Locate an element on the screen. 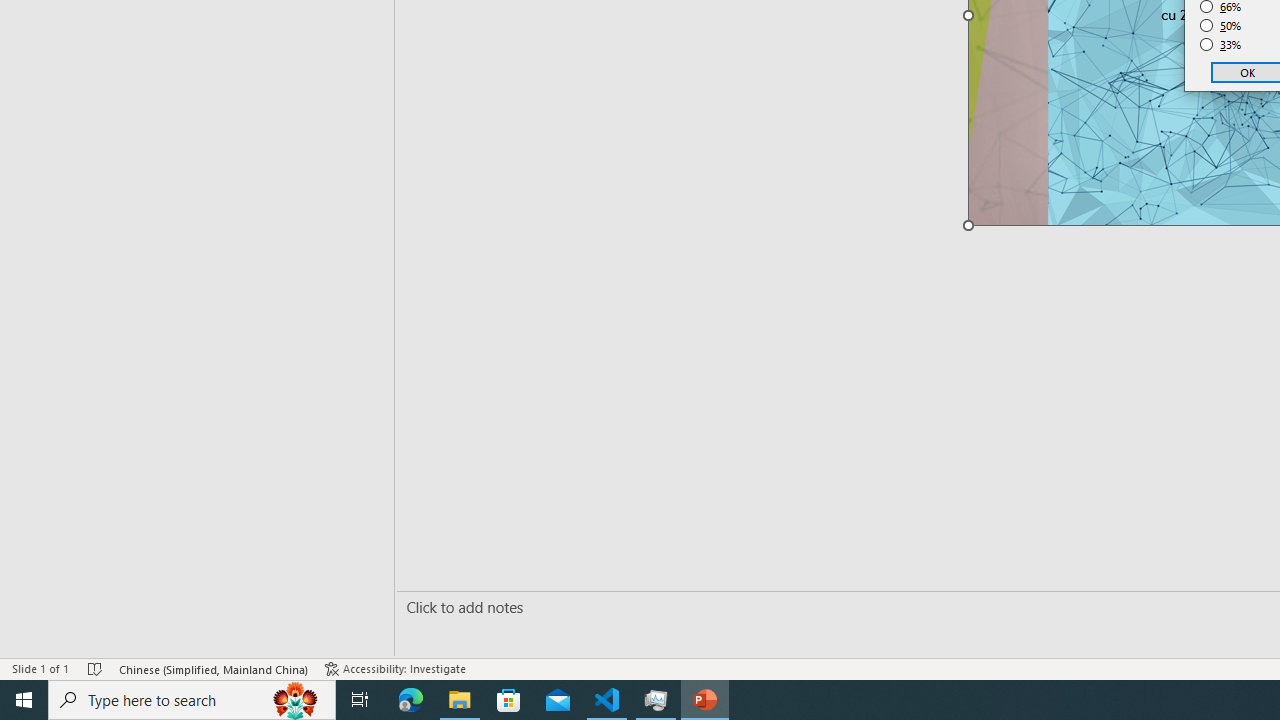 This screenshot has width=1280, height=720. 'Visual Studio Code - 1 running window' is located at coordinates (606, 698).